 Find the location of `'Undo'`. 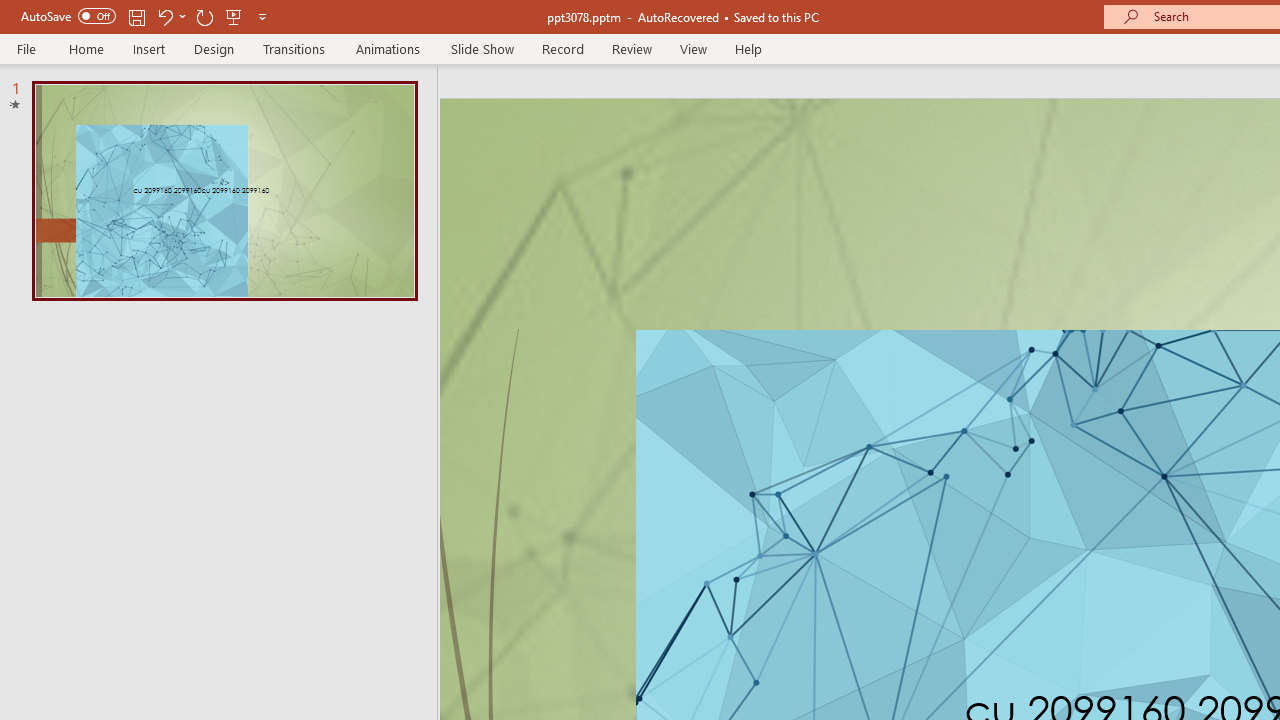

'Undo' is located at coordinates (164, 16).